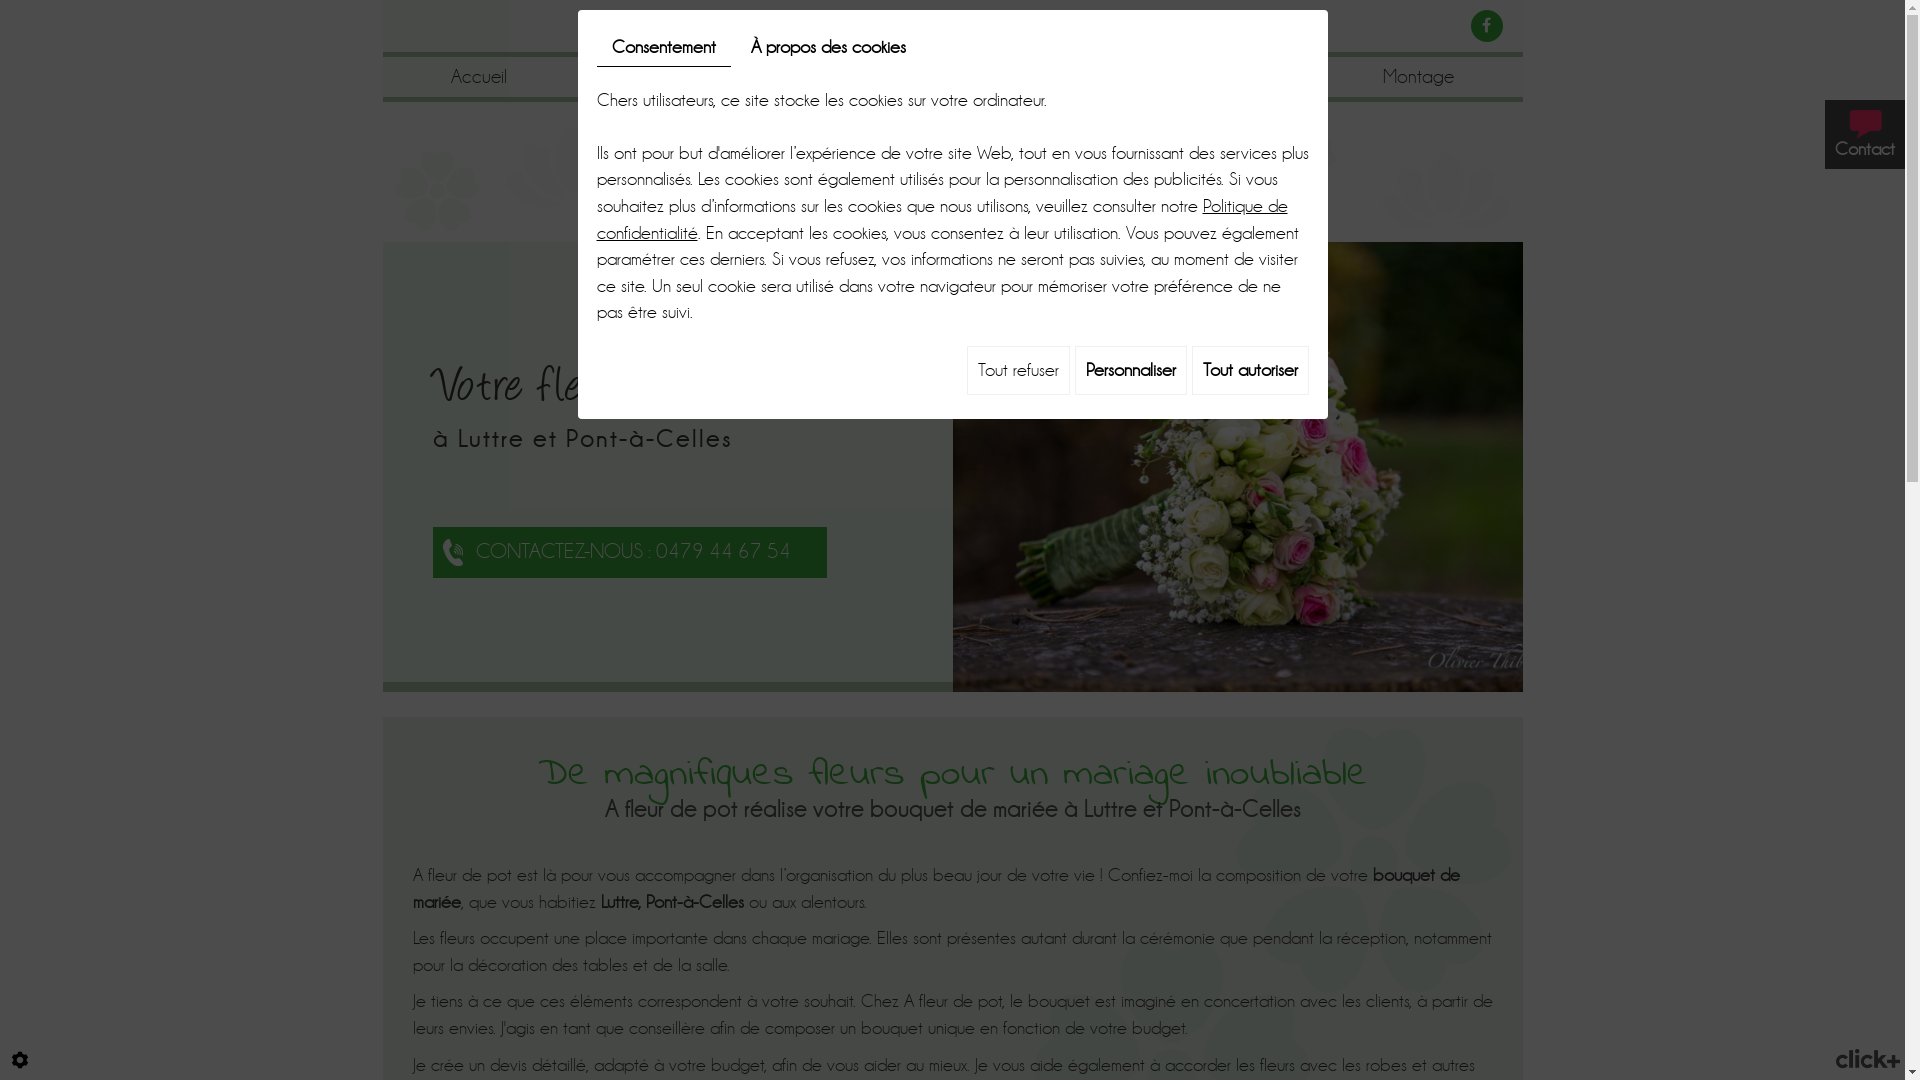 The image size is (1920, 1080). Describe the element at coordinates (1191, 370) in the screenshot. I see `'Tout autoriser'` at that location.